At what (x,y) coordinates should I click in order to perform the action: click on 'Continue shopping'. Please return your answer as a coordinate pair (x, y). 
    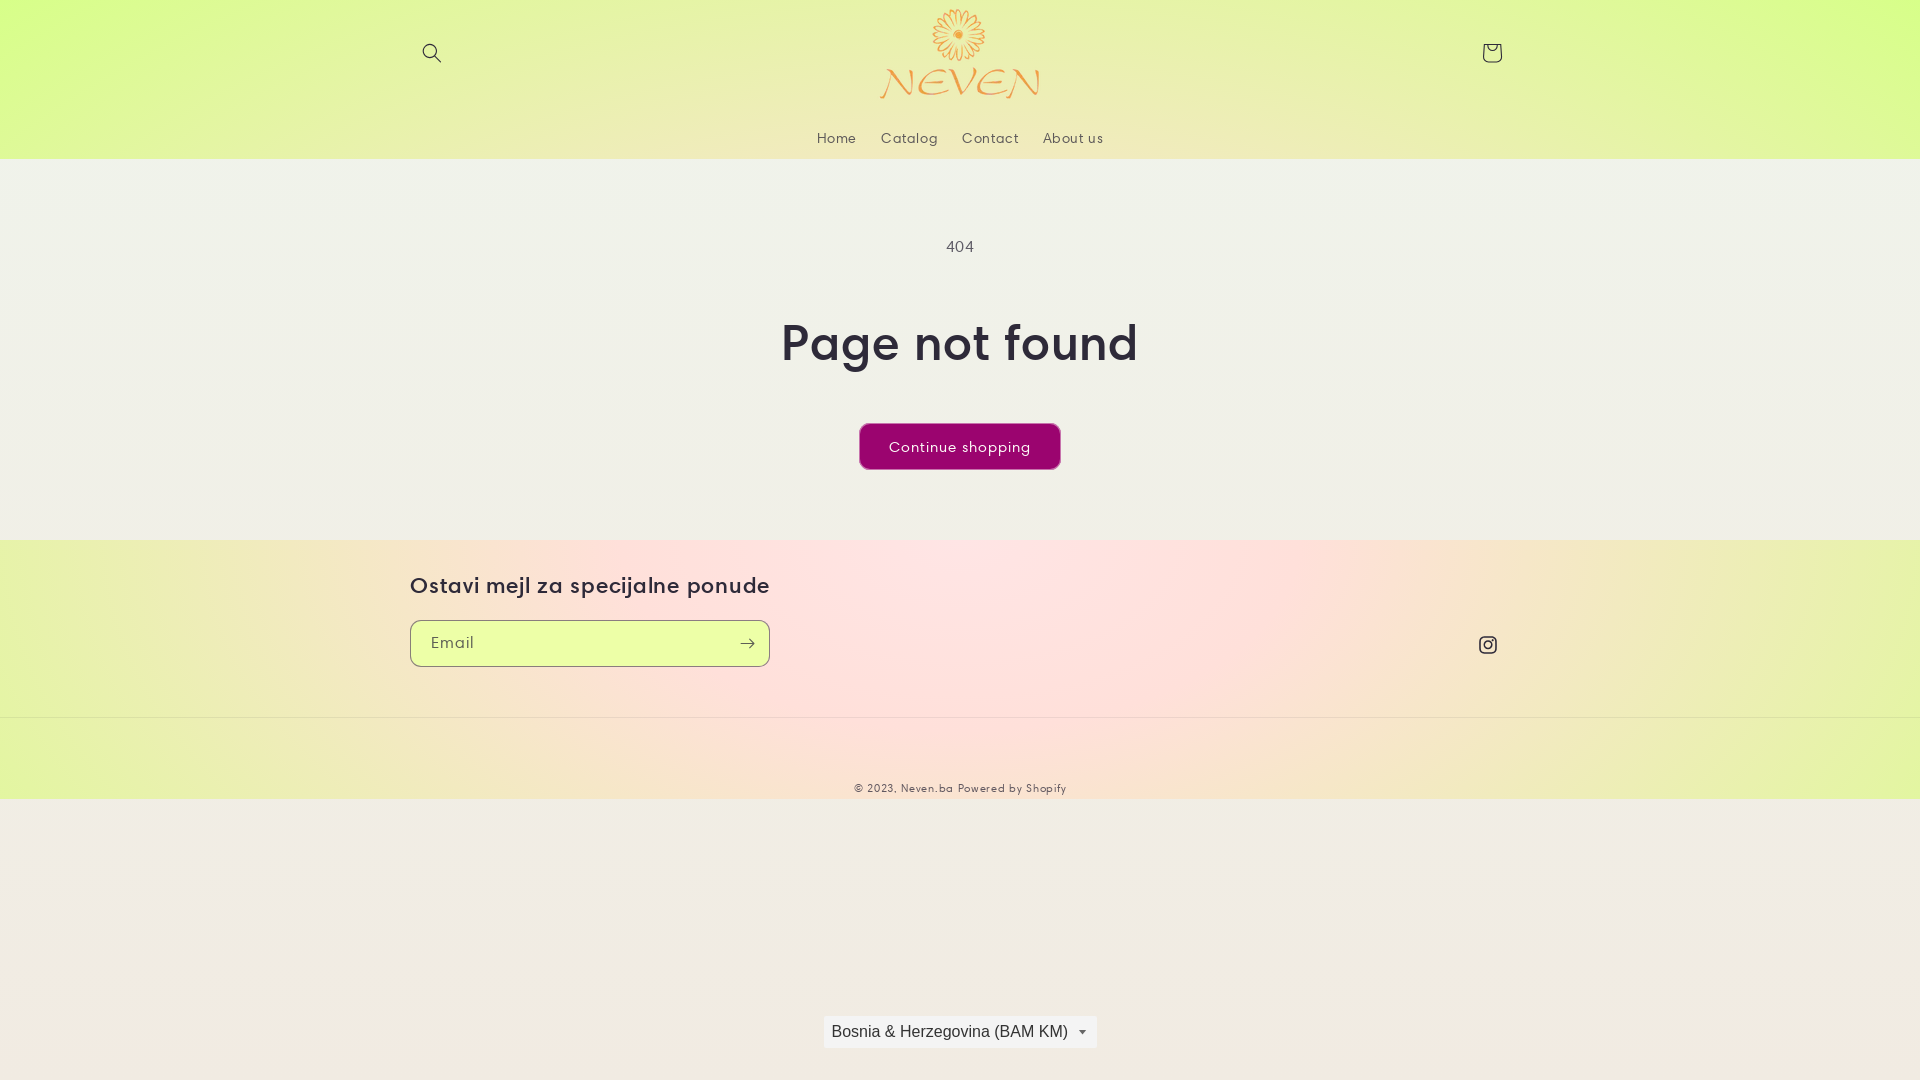
    Looking at the image, I should click on (960, 445).